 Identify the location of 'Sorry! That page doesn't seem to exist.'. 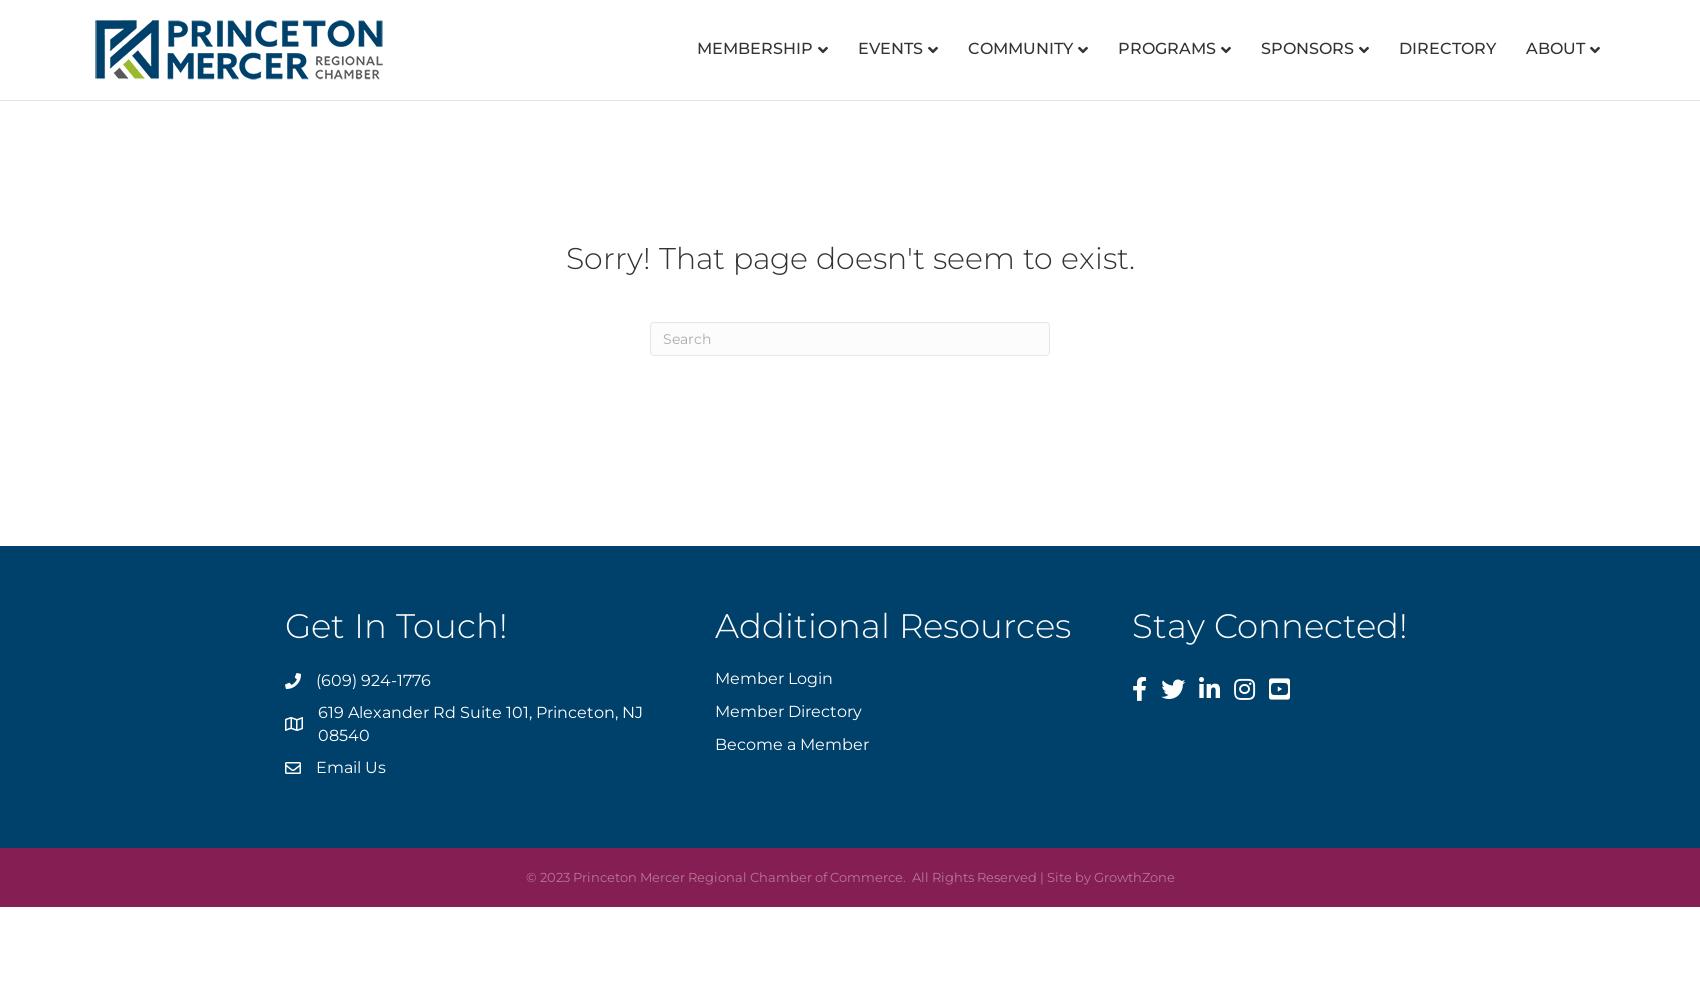
(848, 258).